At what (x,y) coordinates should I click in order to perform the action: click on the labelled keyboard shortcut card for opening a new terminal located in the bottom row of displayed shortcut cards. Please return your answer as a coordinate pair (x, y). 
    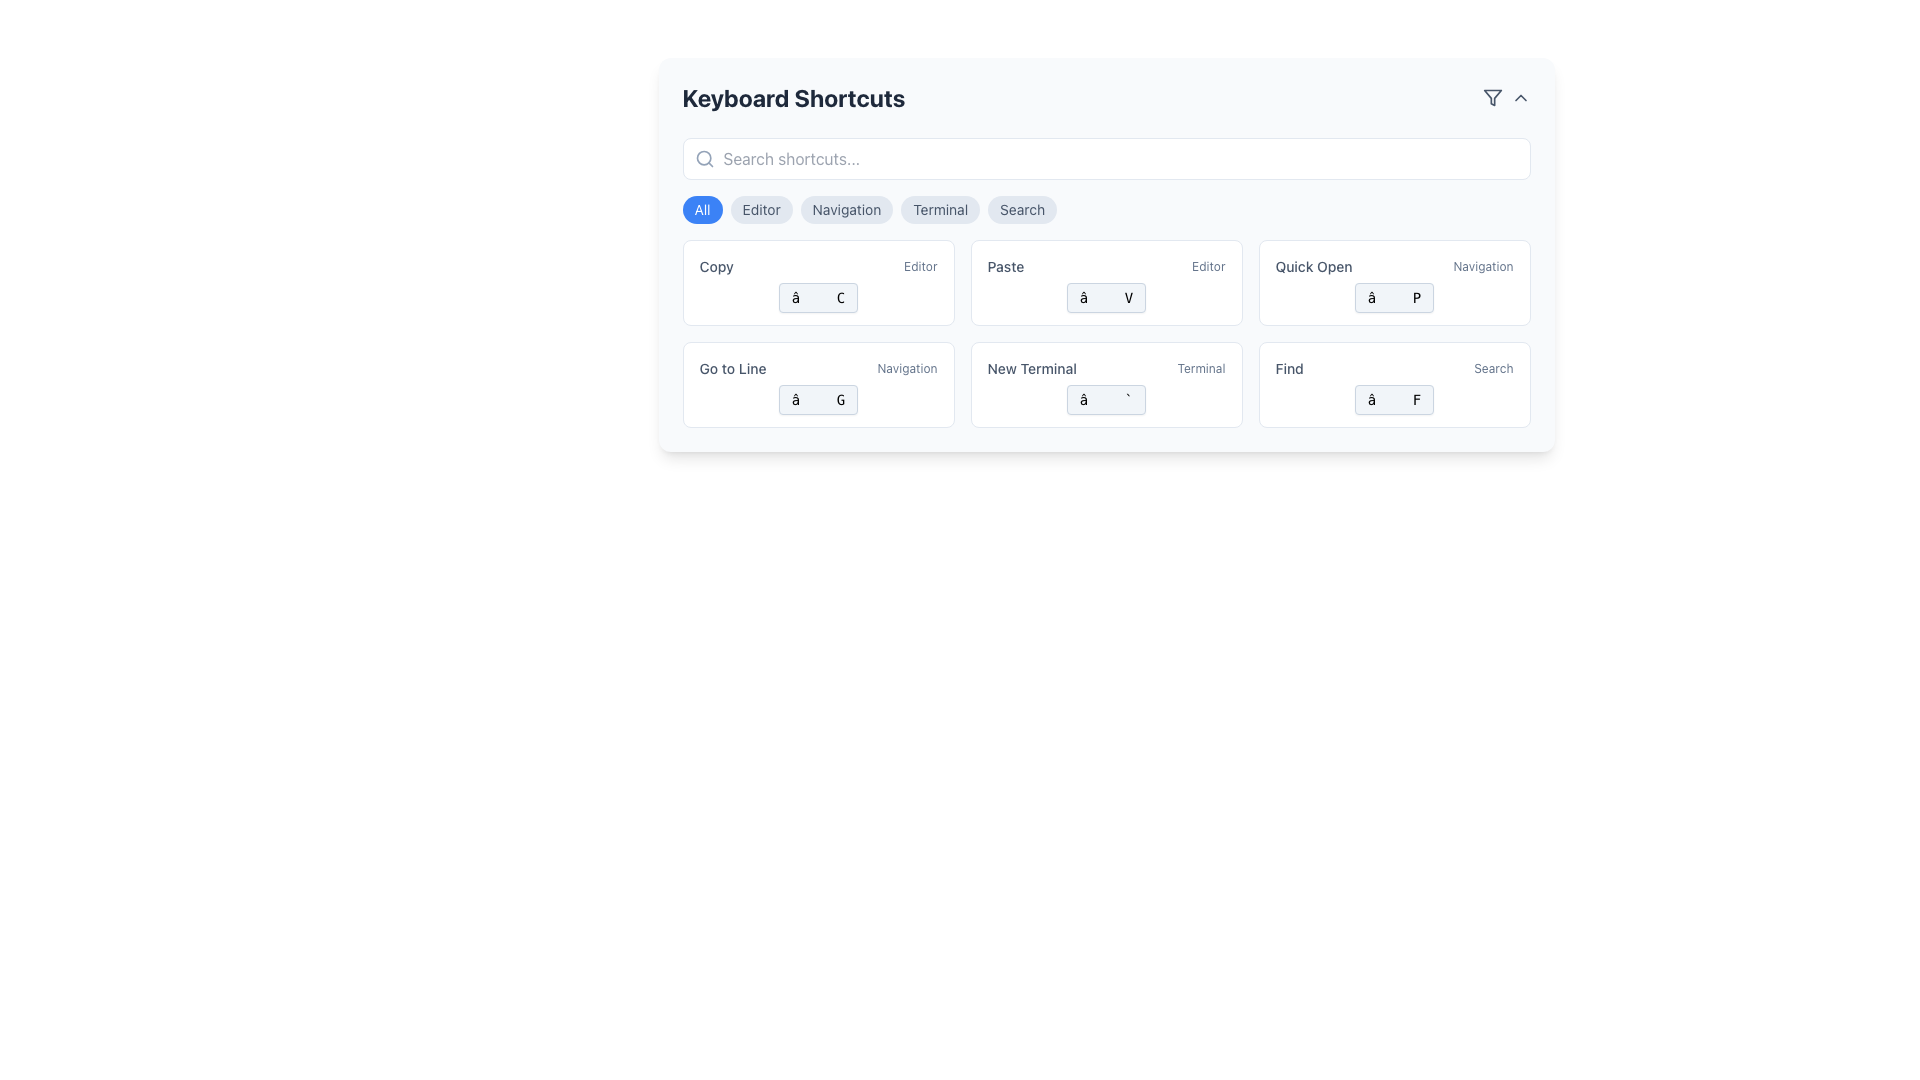
    Looking at the image, I should click on (1105, 369).